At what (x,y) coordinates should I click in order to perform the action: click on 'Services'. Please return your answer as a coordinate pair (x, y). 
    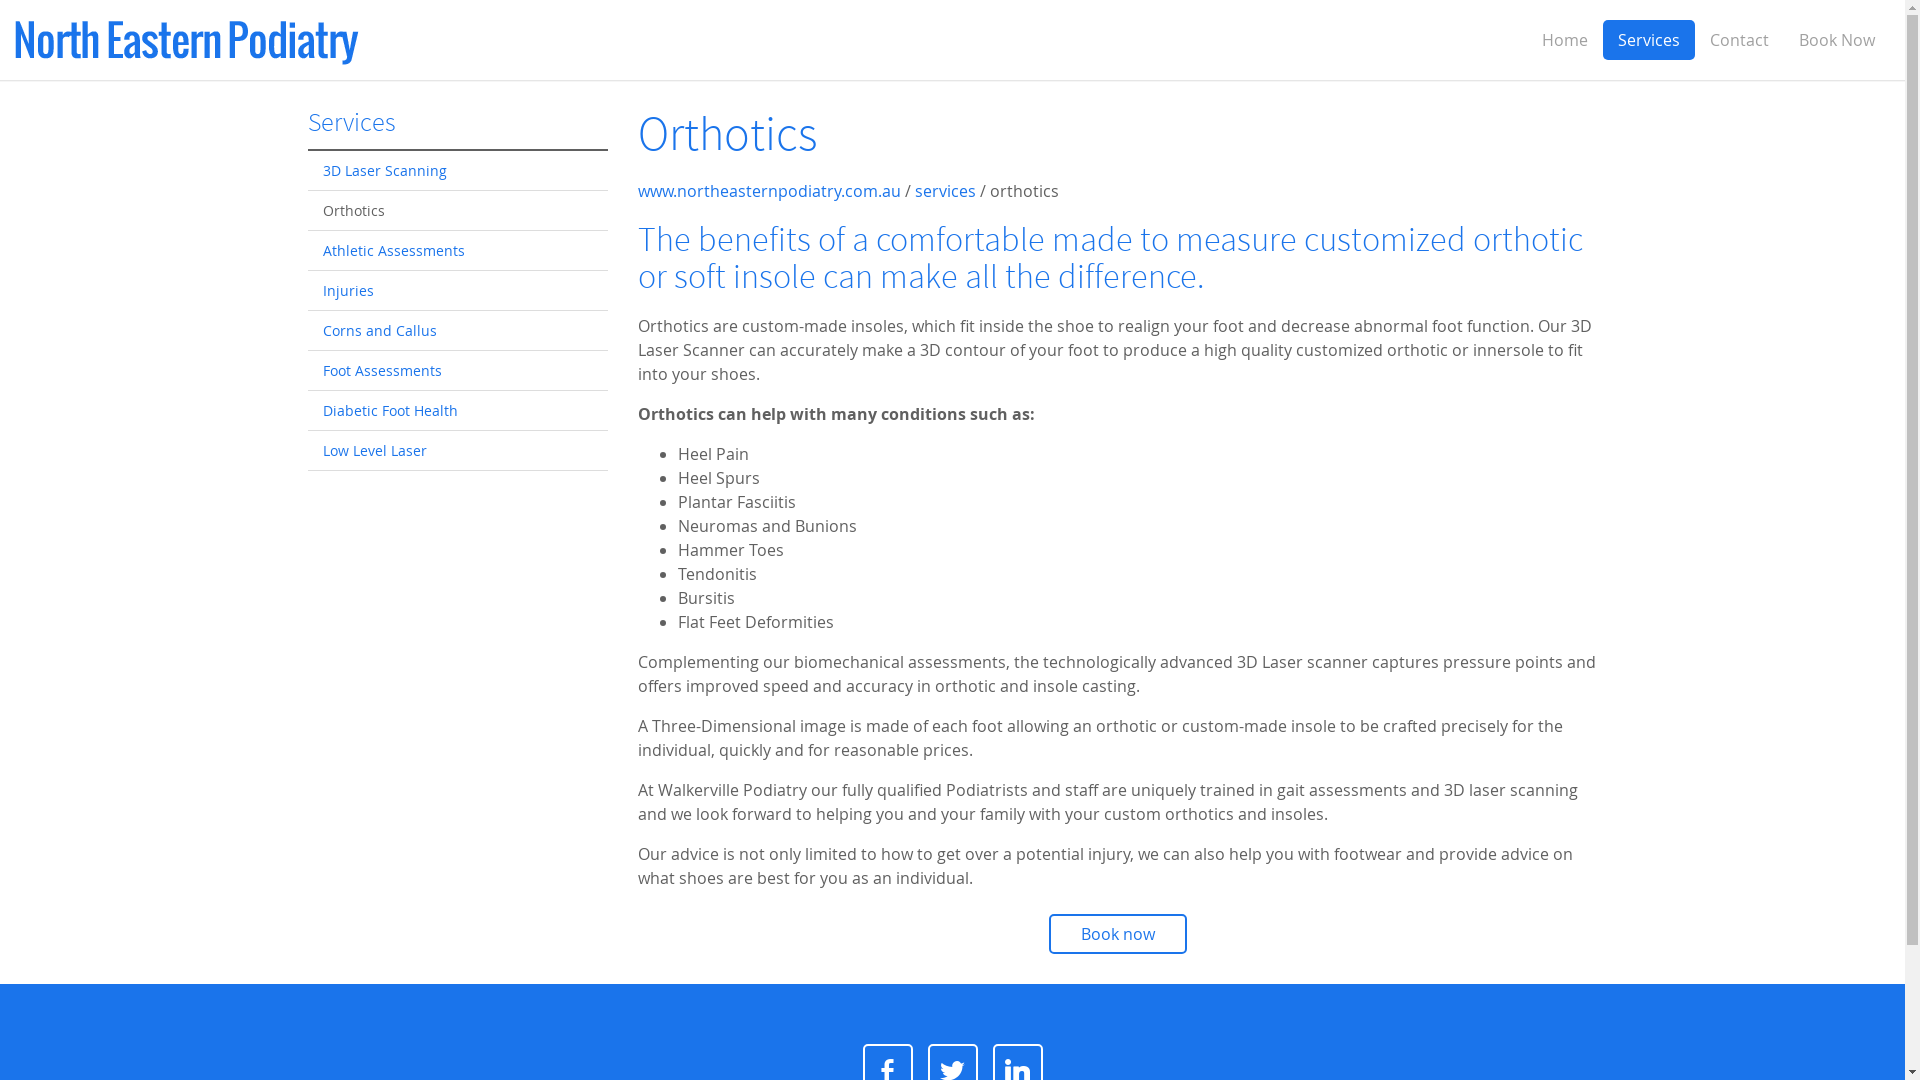
    Looking at the image, I should click on (1603, 39).